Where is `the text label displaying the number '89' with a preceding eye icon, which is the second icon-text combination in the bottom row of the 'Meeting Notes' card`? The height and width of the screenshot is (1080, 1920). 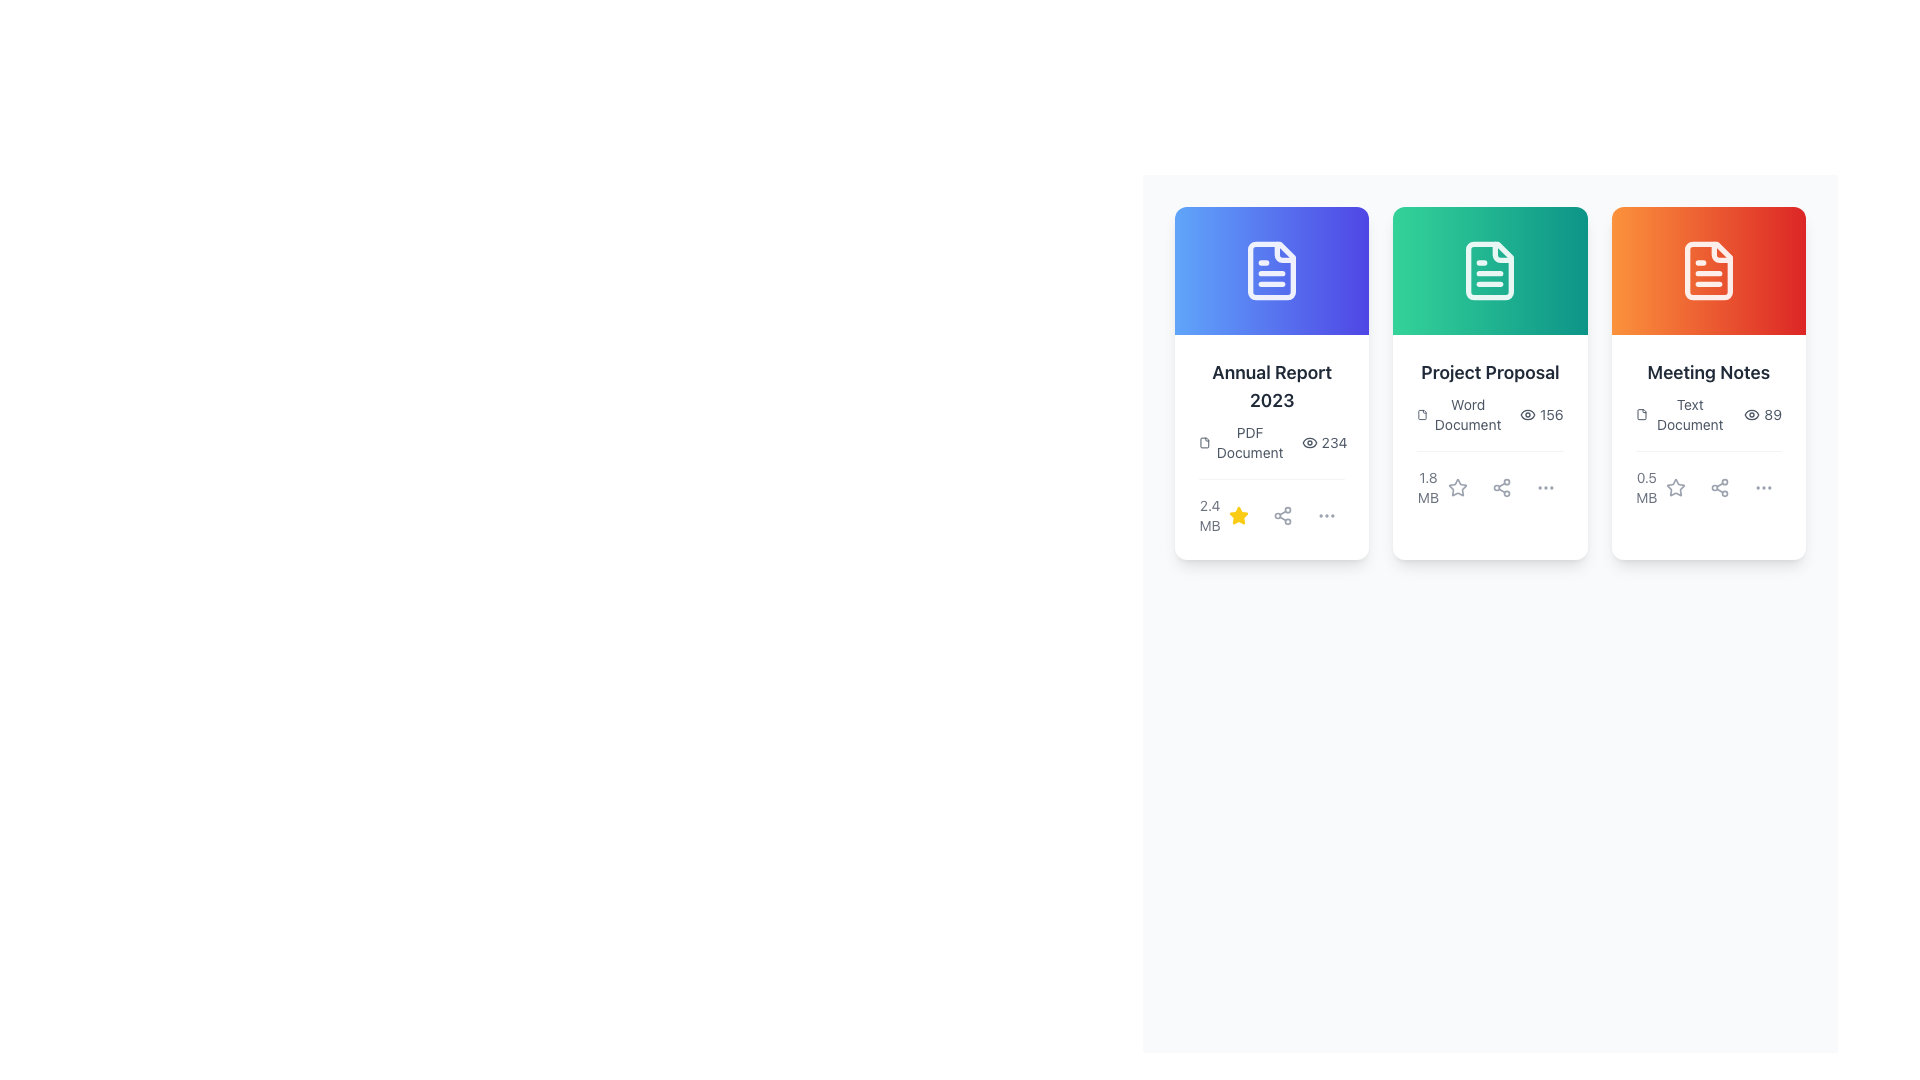
the text label displaying the number '89' with a preceding eye icon, which is the second icon-text combination in the bottom row of the 'Meeting Notes' card is located at coordinates (1763, 414).